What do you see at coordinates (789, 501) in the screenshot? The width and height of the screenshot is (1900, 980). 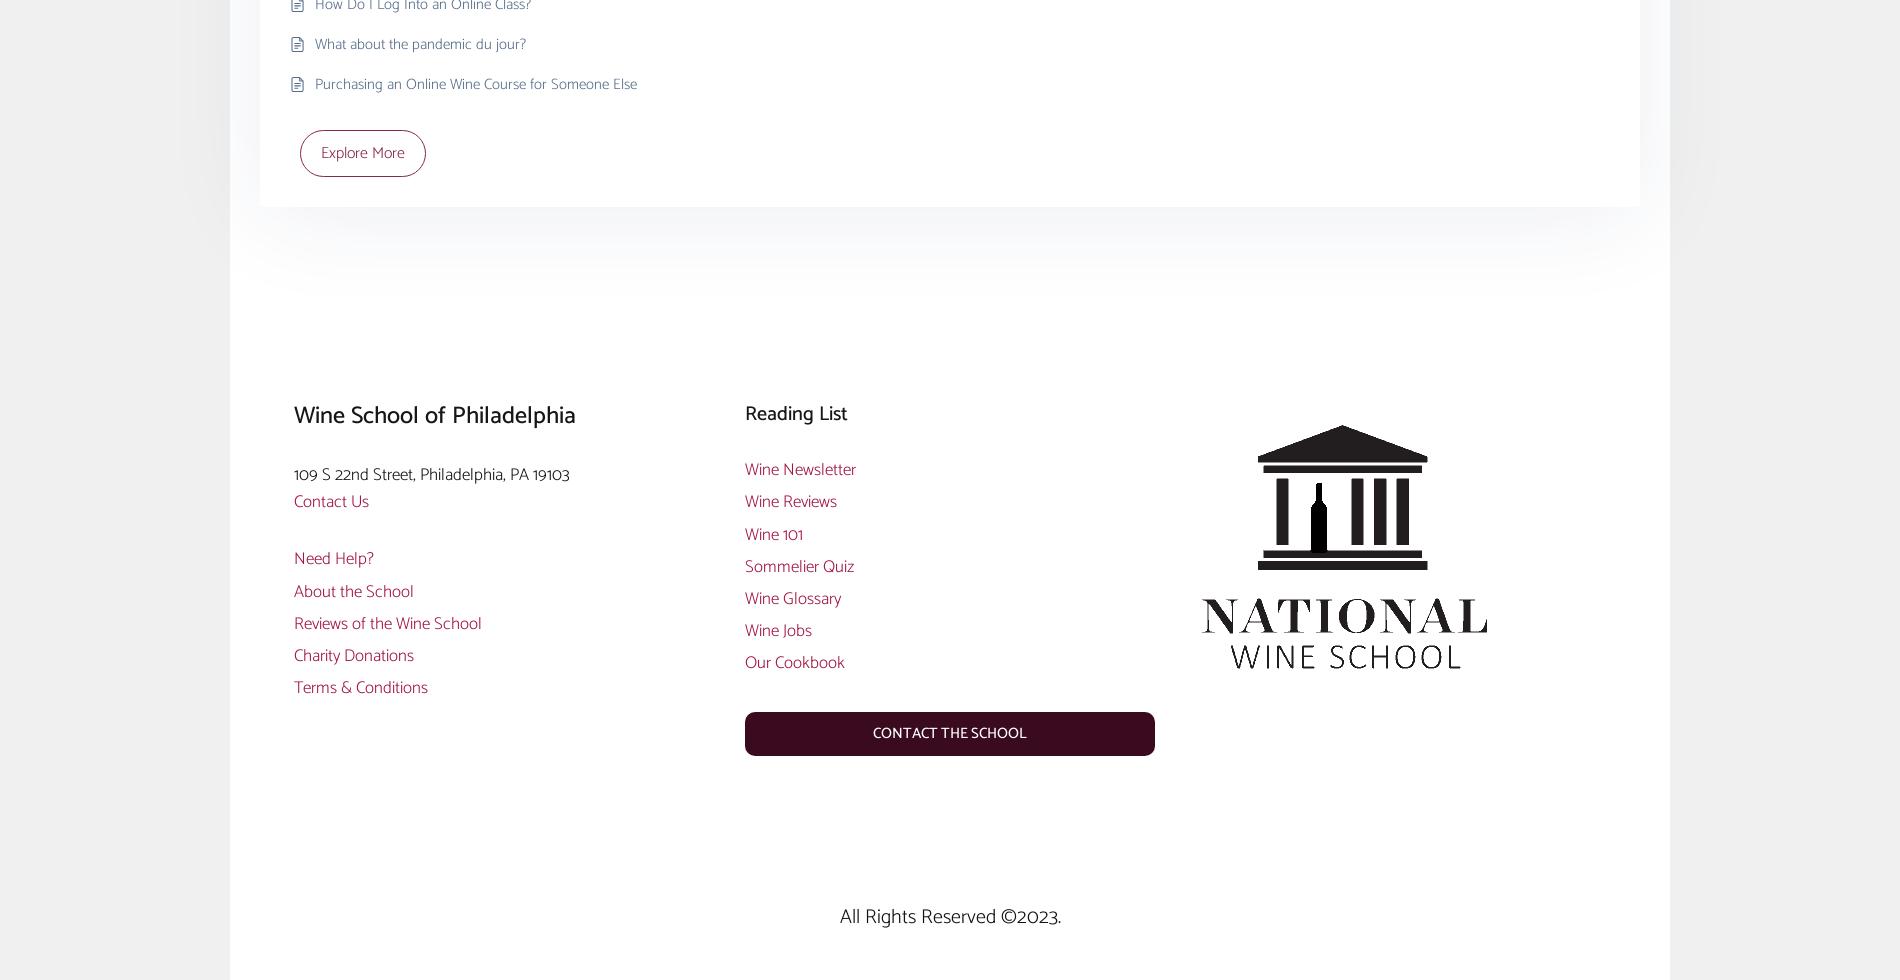 I see `'Wine Reviews'` at bounding box center [789, 501].